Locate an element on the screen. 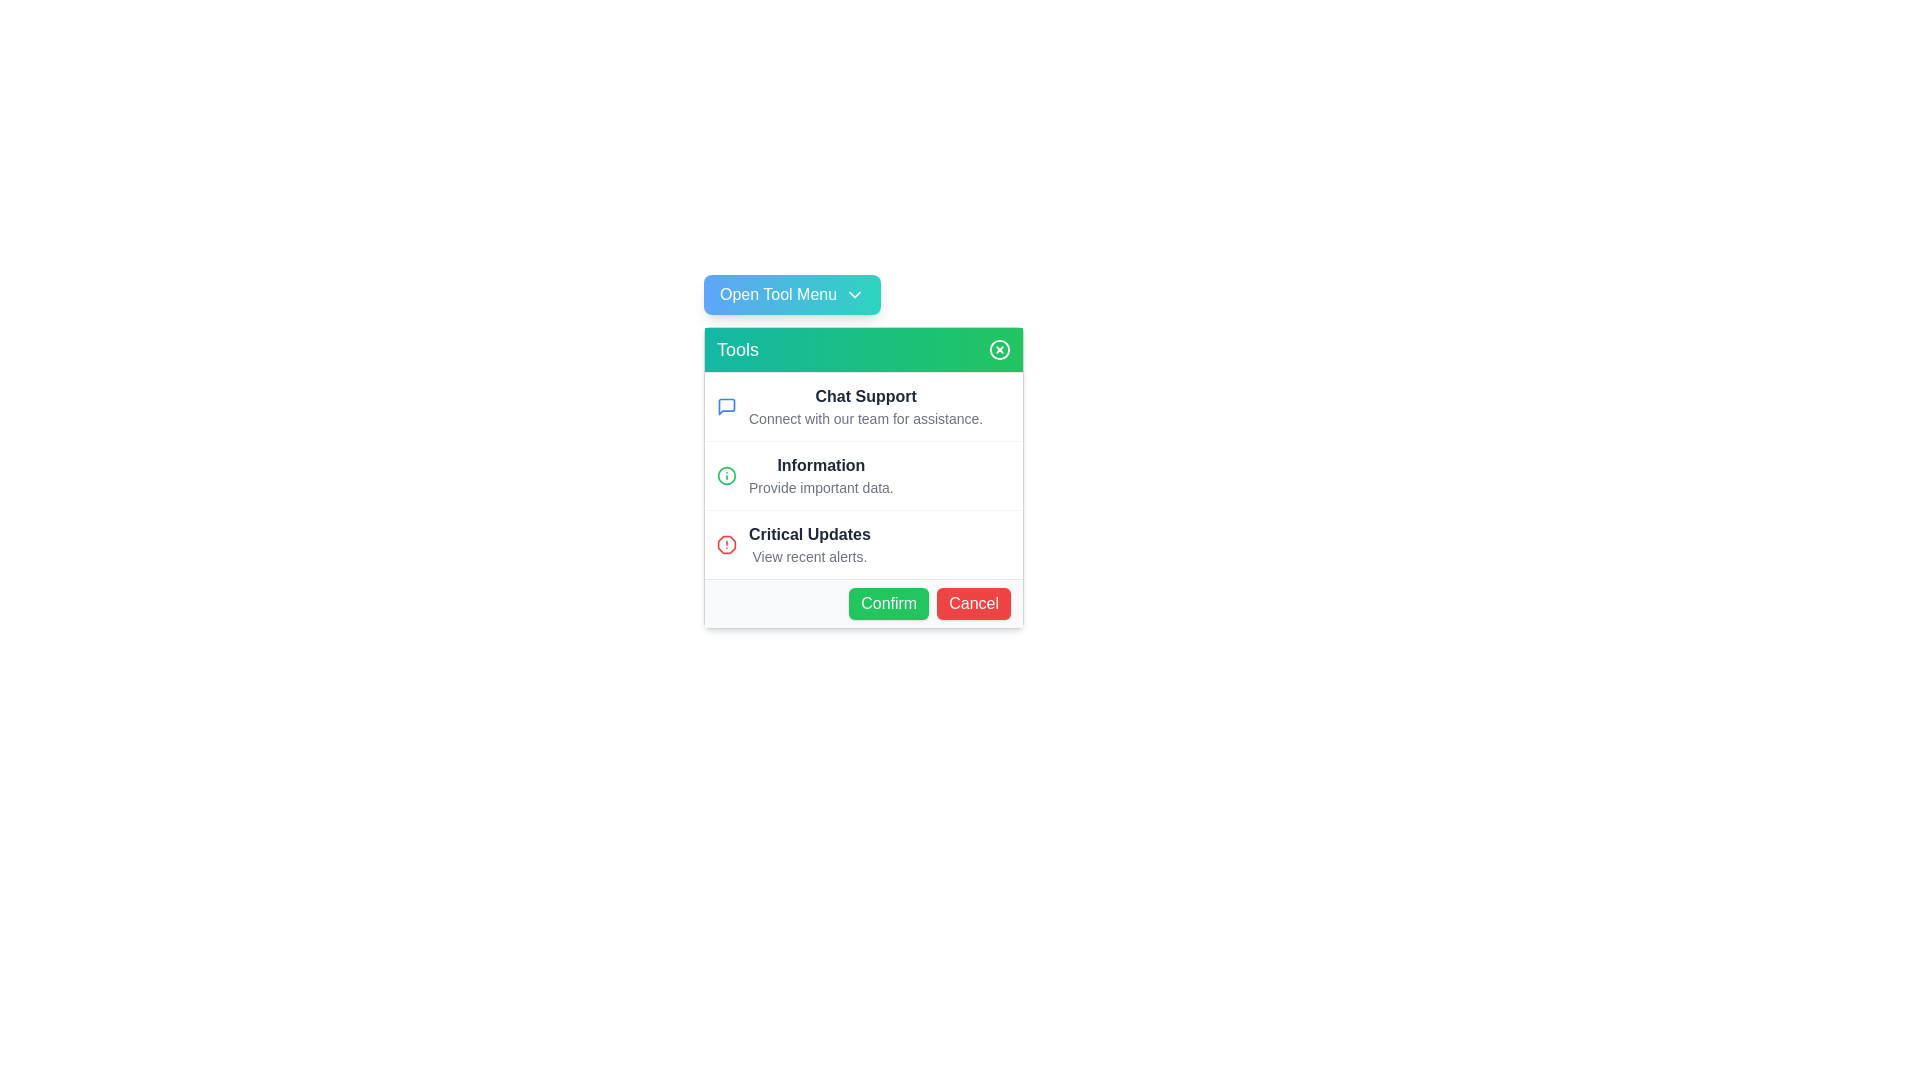 This screenshot has height=1080, width=1920. the second item in the vertical list of selectable options under the 'Tools' menu is located at coordinates (864, 478).